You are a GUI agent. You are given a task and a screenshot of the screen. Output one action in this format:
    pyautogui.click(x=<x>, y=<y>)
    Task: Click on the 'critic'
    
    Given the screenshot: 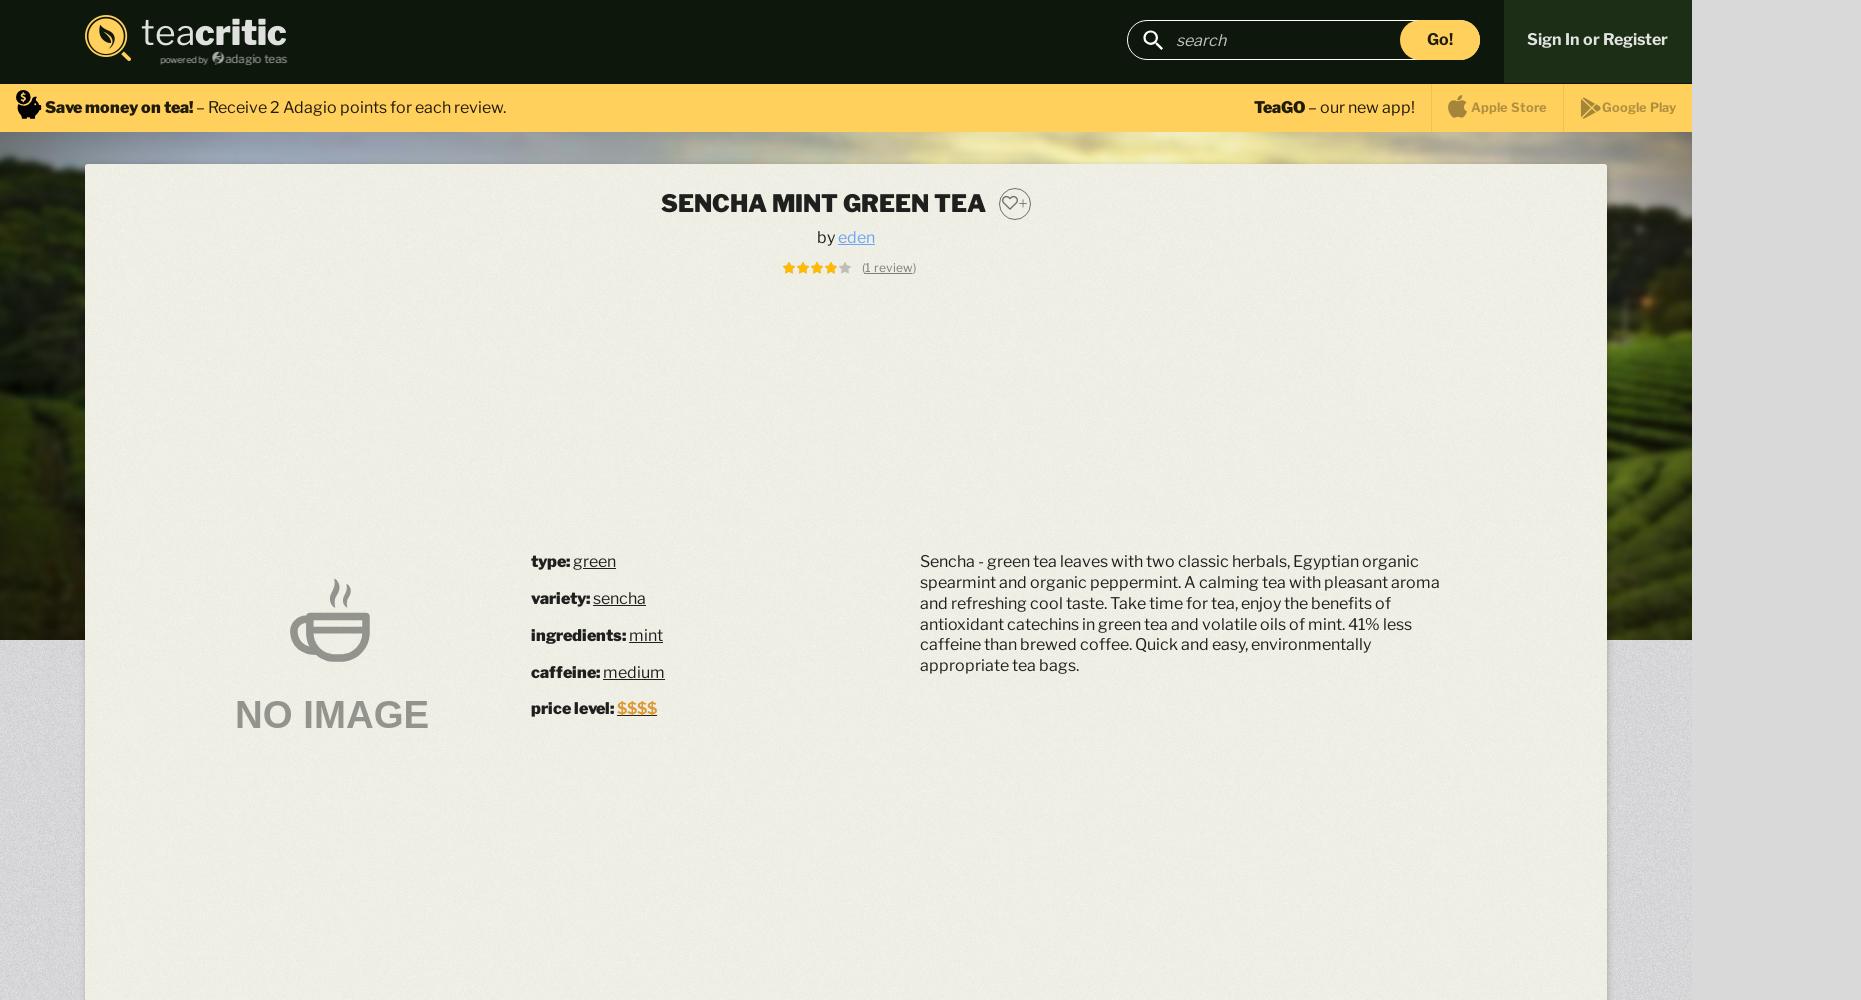 What is the action you would take?
    pyautogui.click(x=240, y=32)
    